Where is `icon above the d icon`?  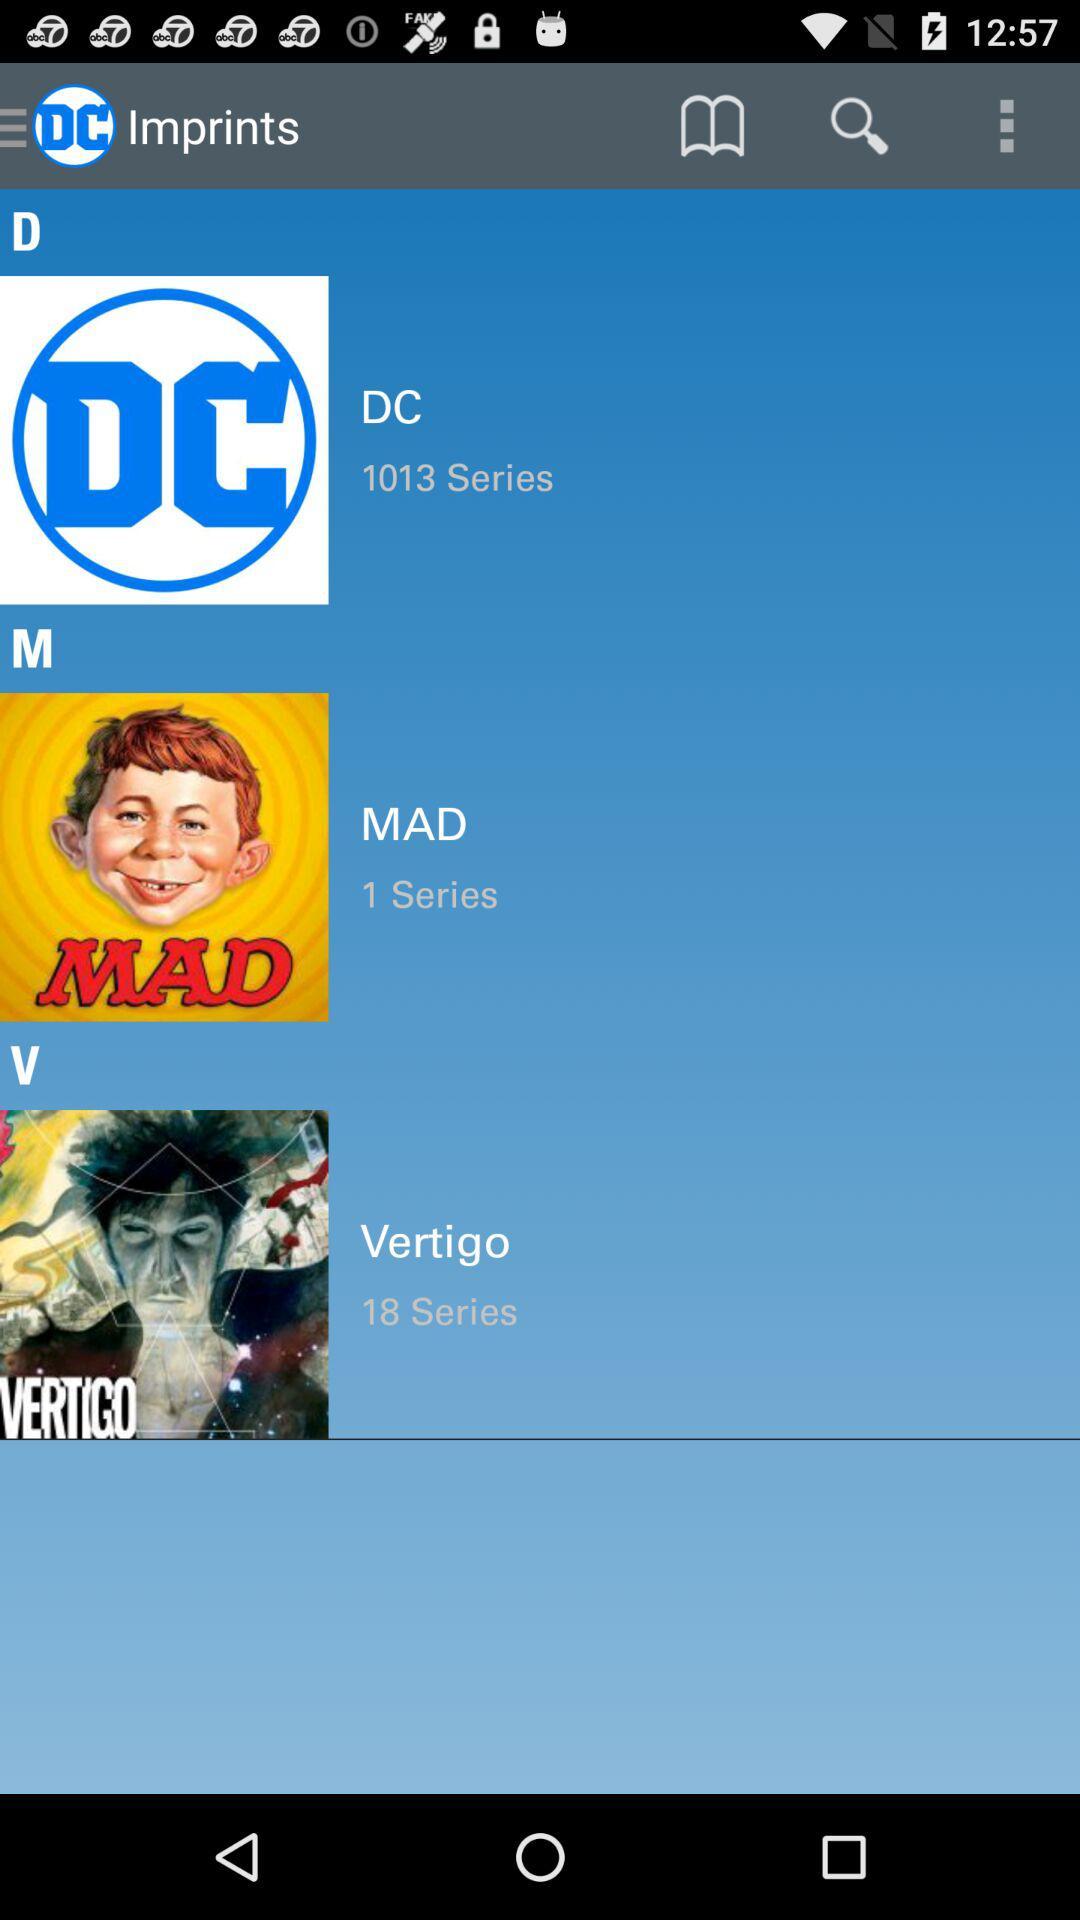 icon above the d icon is located at coordinates (711, 124).